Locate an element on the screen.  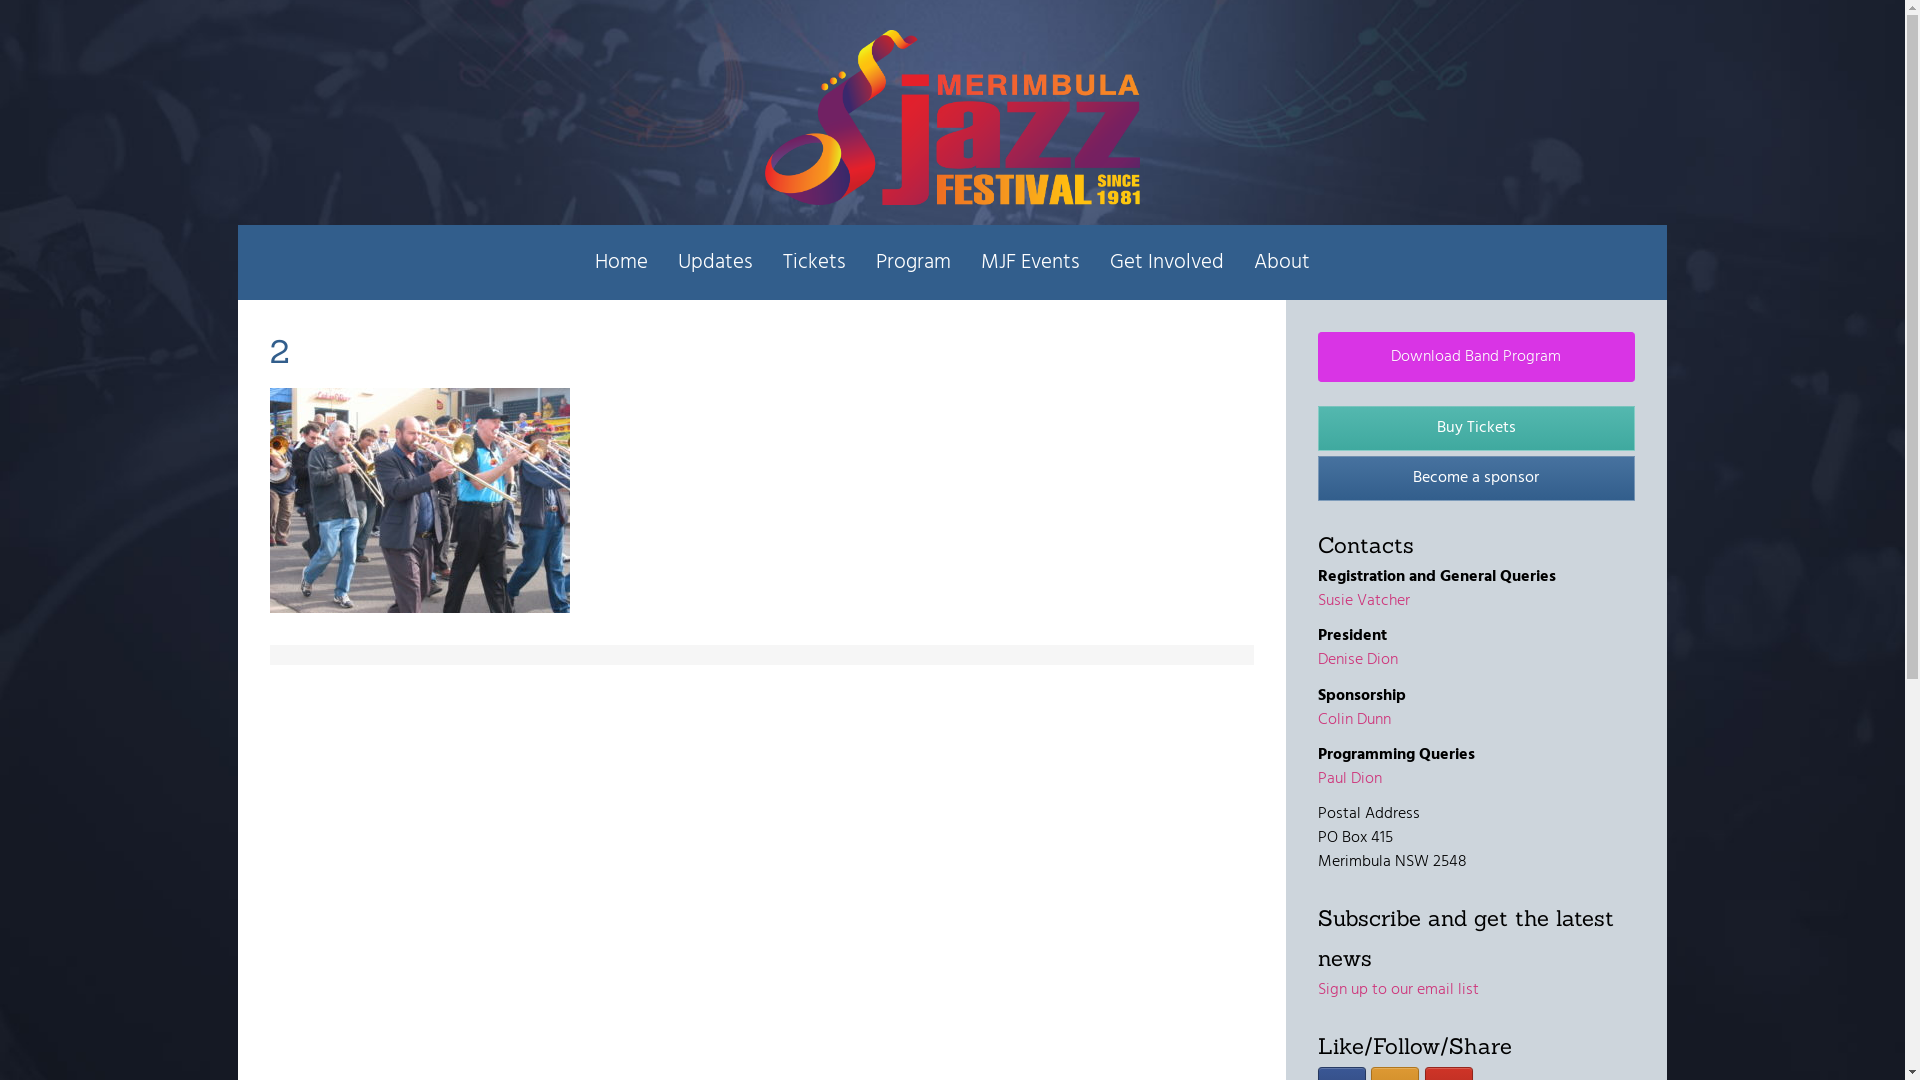
'Buy Tickets' is located at coordinates (1476, 427).